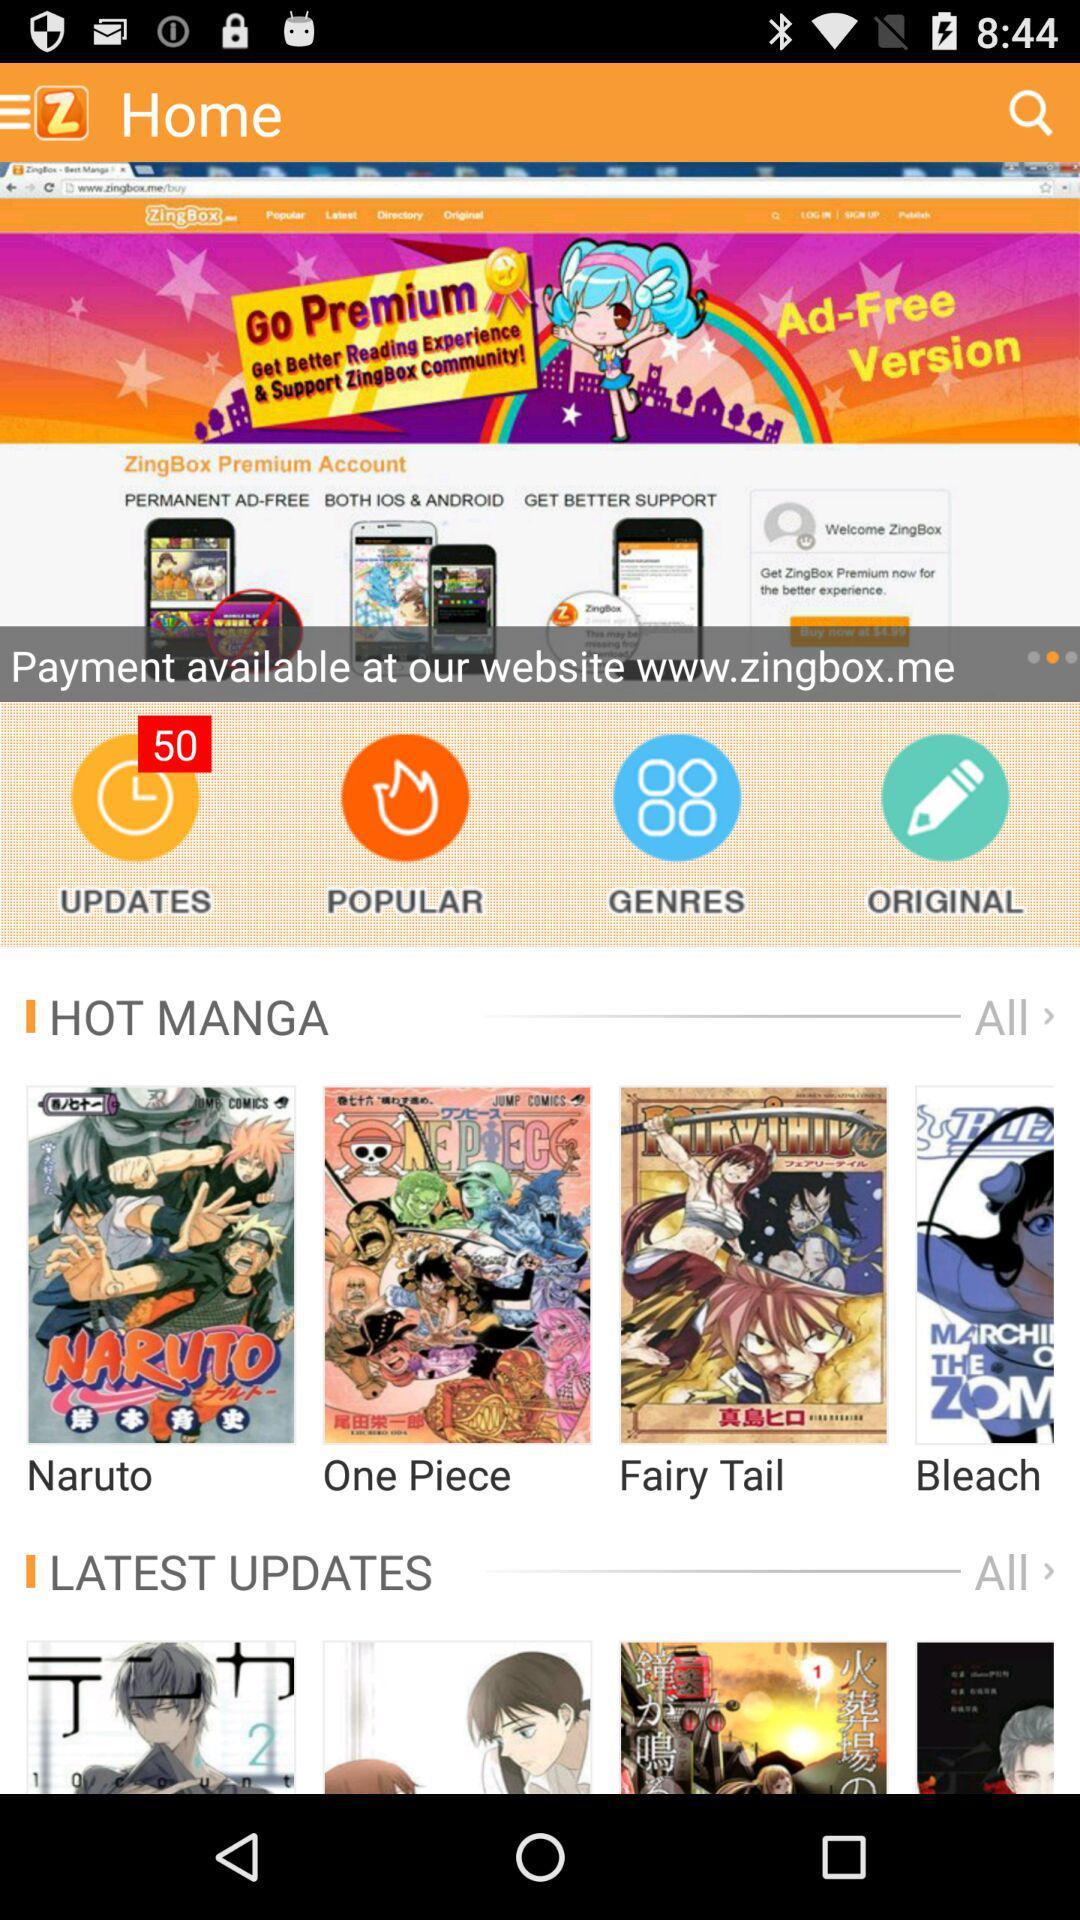 The height and width of the screenshot is (1920, 1080). I want to click on website, so click(540, 431).